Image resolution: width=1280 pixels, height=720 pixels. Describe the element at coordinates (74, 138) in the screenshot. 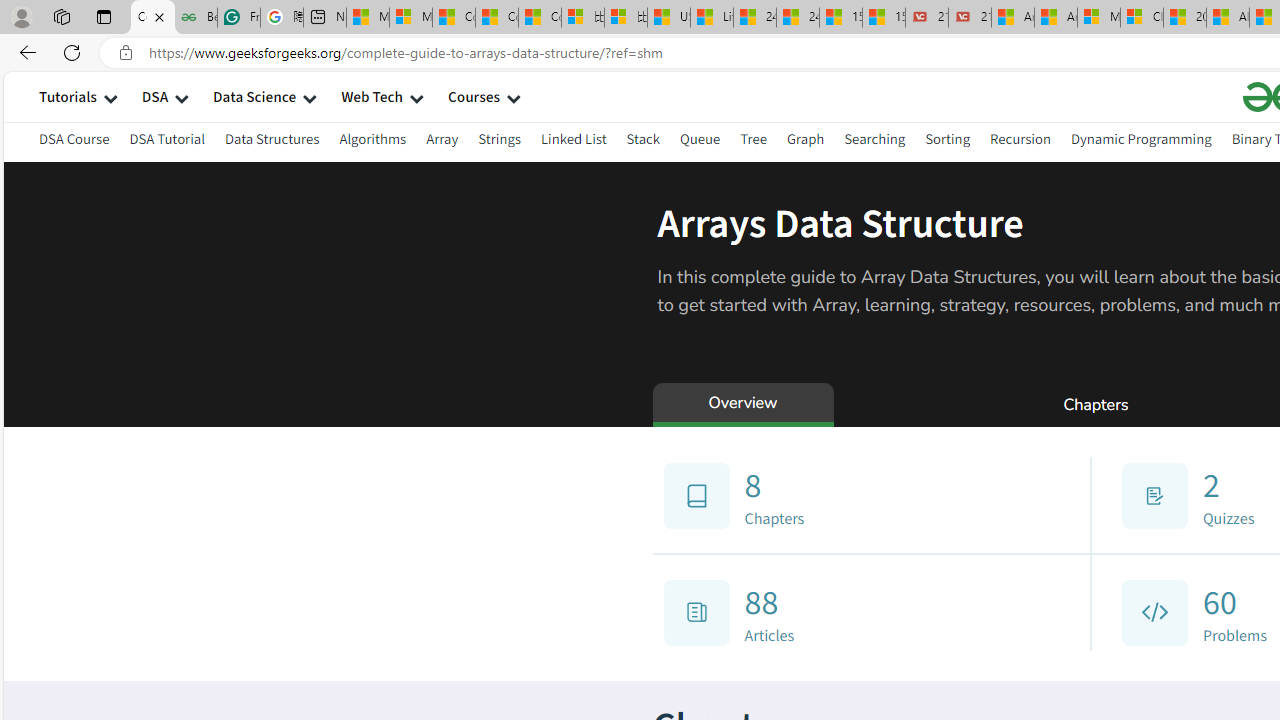

I see `'DSA Course'` at that location.